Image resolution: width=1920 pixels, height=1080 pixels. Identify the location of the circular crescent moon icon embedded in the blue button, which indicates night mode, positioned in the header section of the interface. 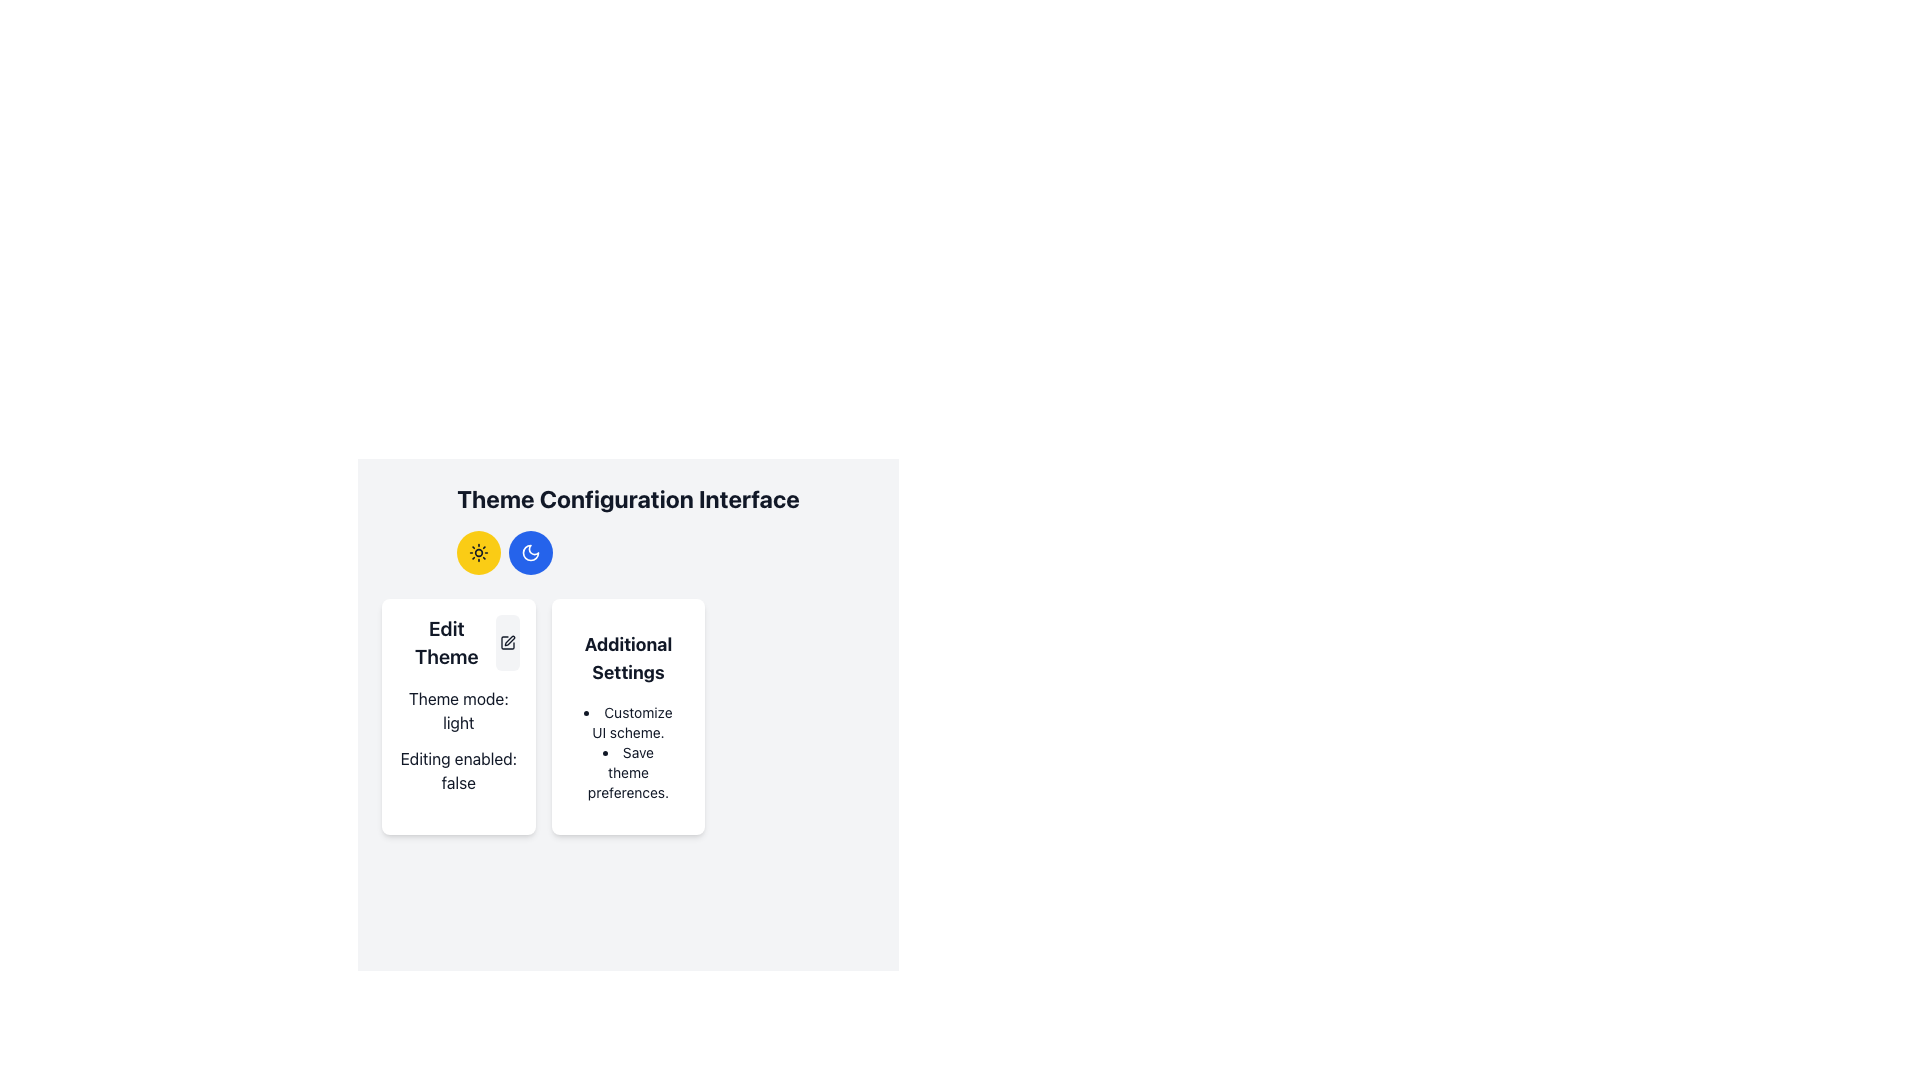
(531, 552).